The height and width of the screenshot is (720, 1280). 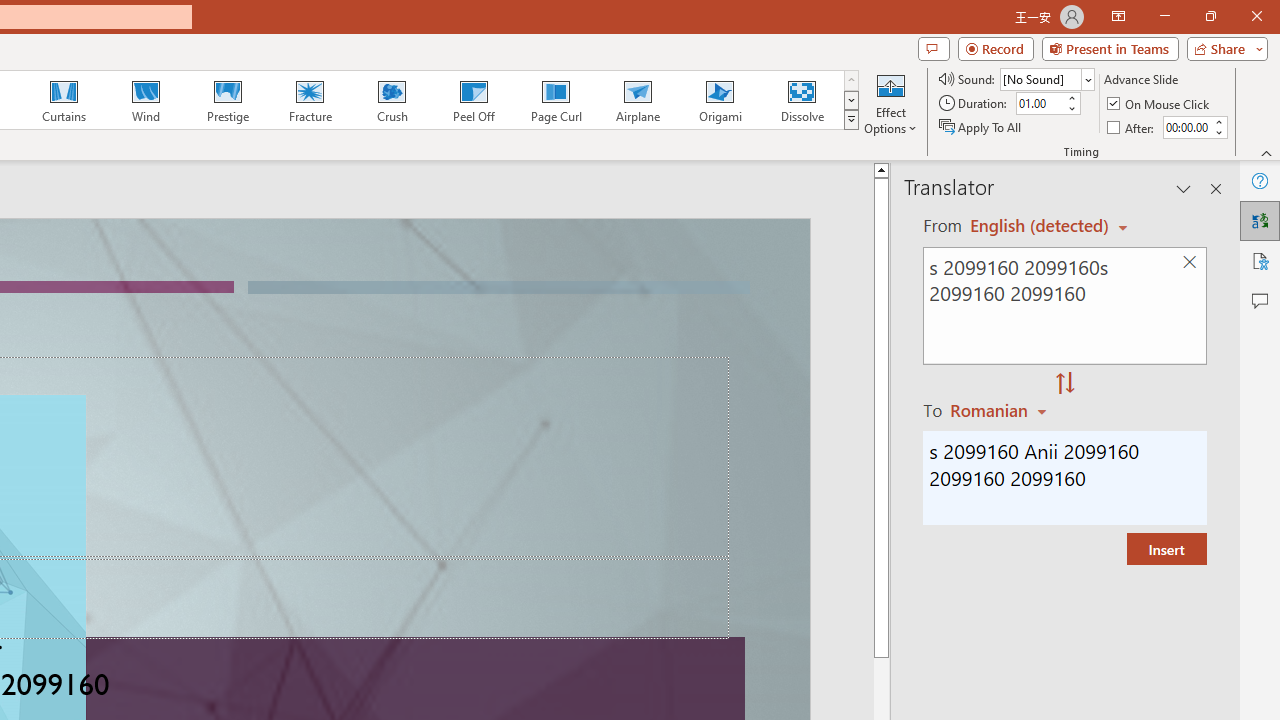 I want to click on 'Dissolve', so click(x=802, y=100).